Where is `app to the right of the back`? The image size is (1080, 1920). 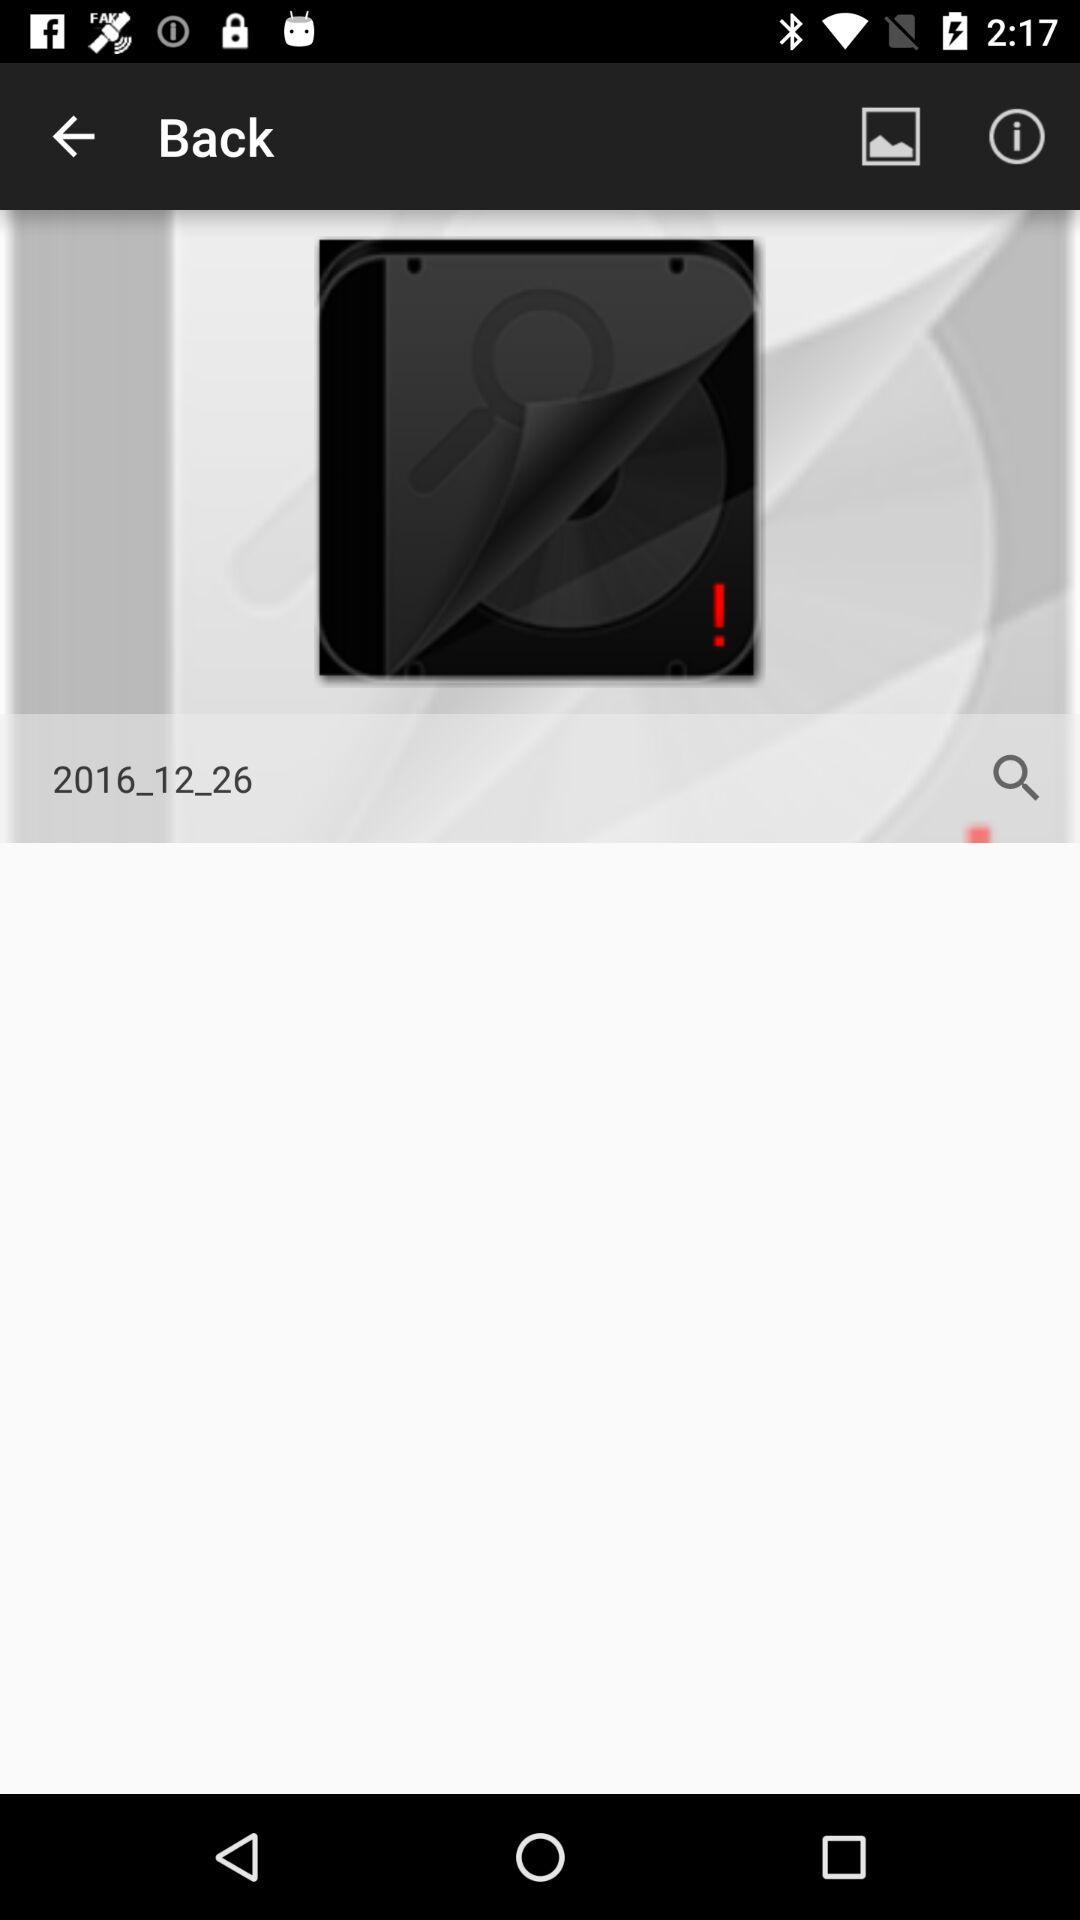
app to the right of the back is located at coordinates (890, 135).